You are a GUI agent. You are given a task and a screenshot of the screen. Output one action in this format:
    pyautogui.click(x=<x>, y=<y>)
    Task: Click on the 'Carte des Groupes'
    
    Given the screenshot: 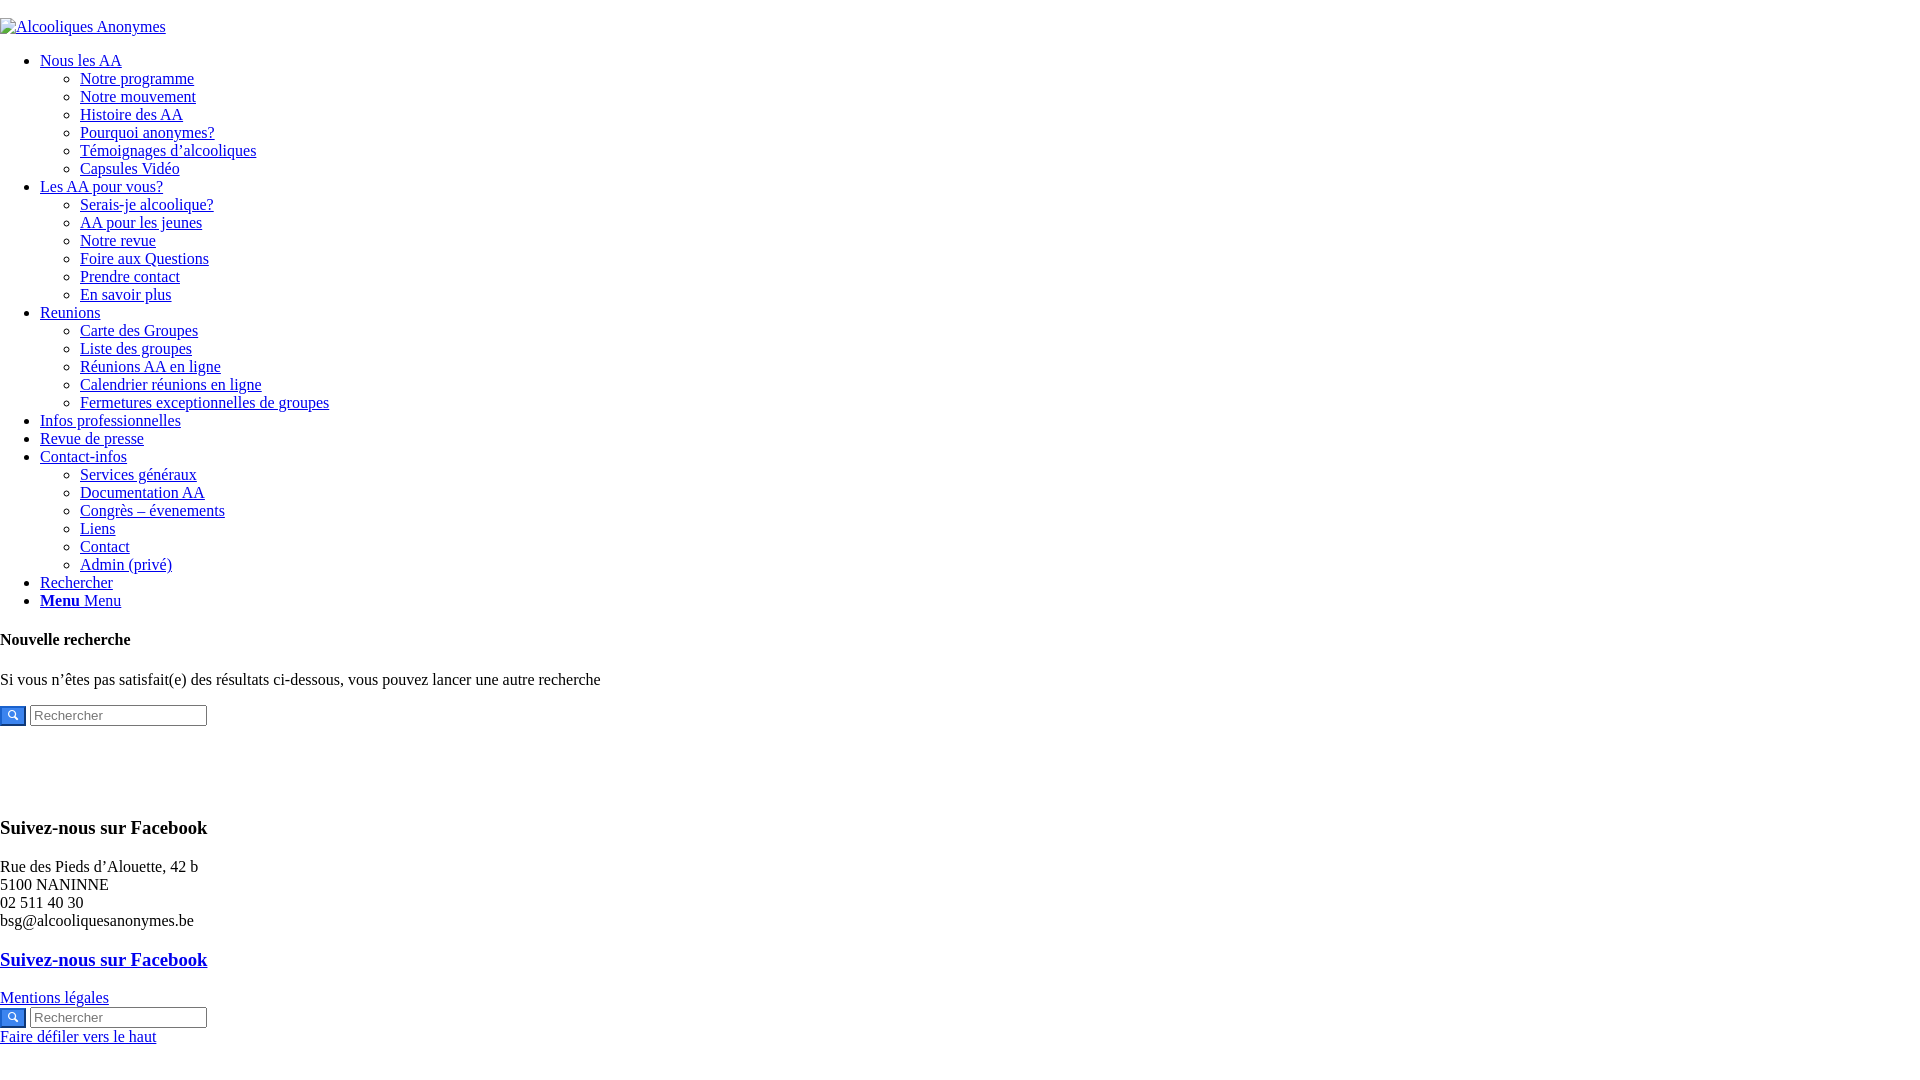 What is the action you would take?
    pyautogui.click(x=138, y=329)
    